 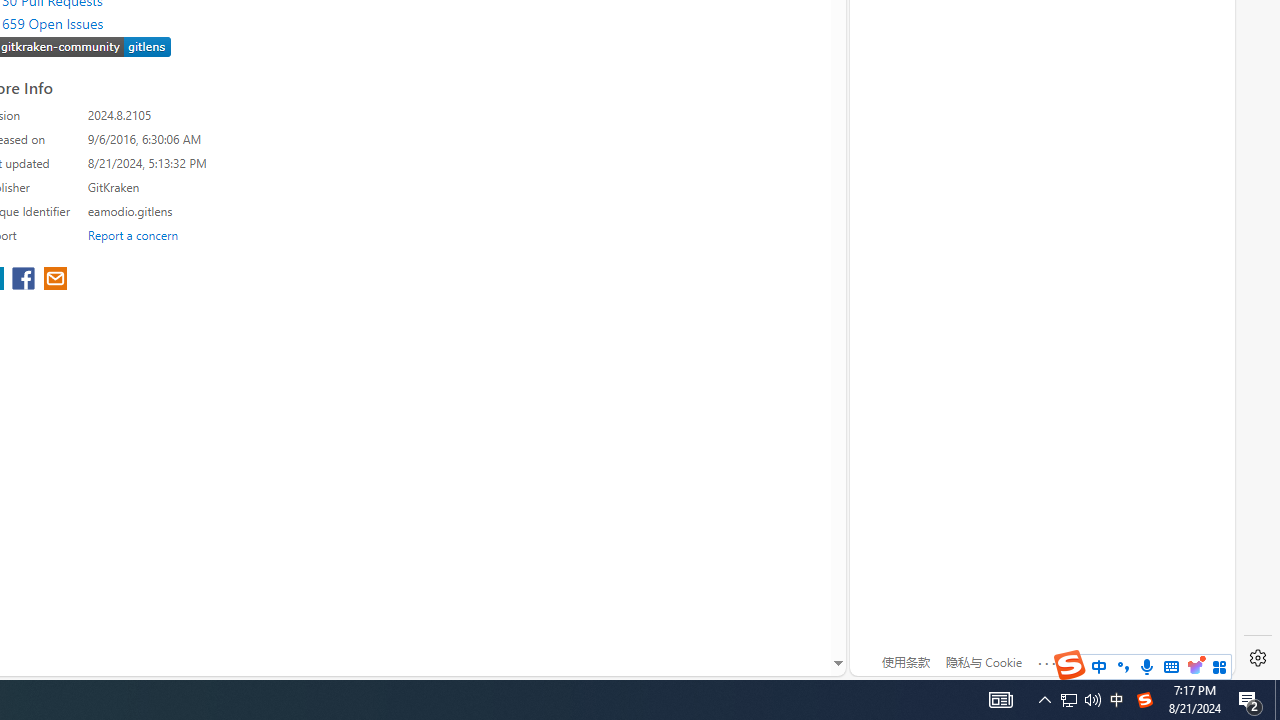 I want to click on 'Report a concern', so click(x=132, y=234).